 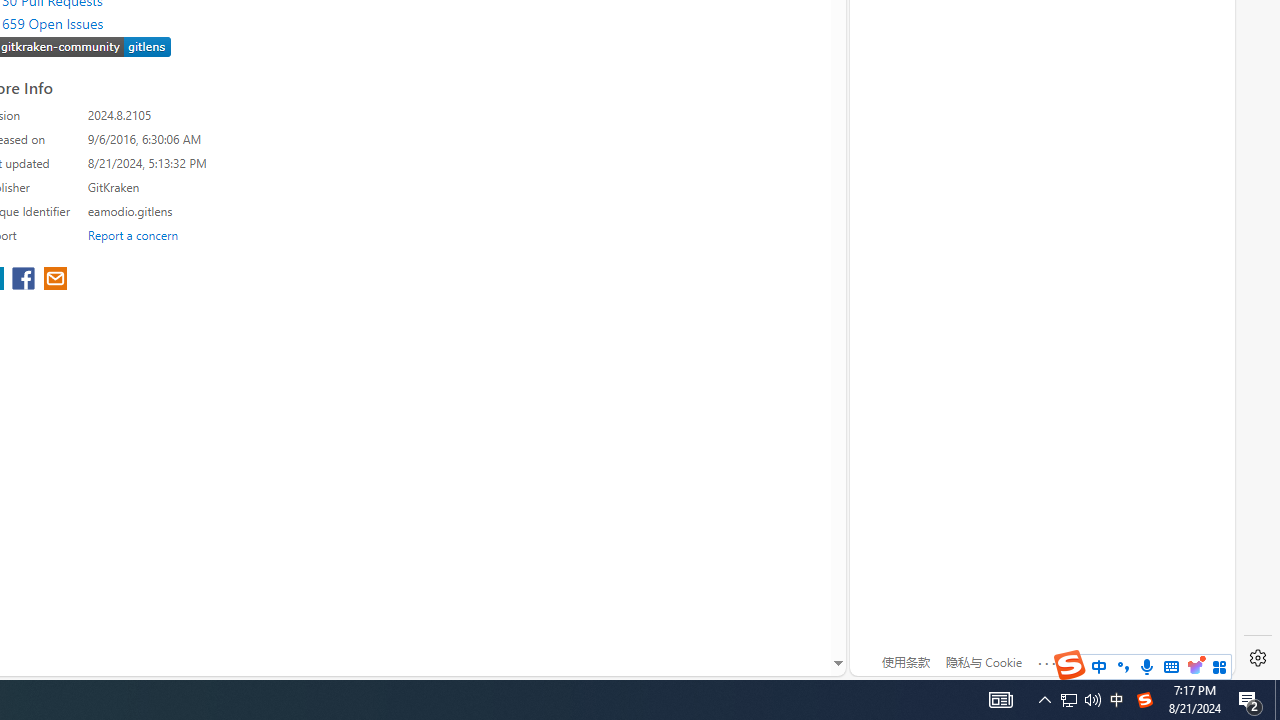 I want to click on 'Report a concern', so click(x=132, y=234).